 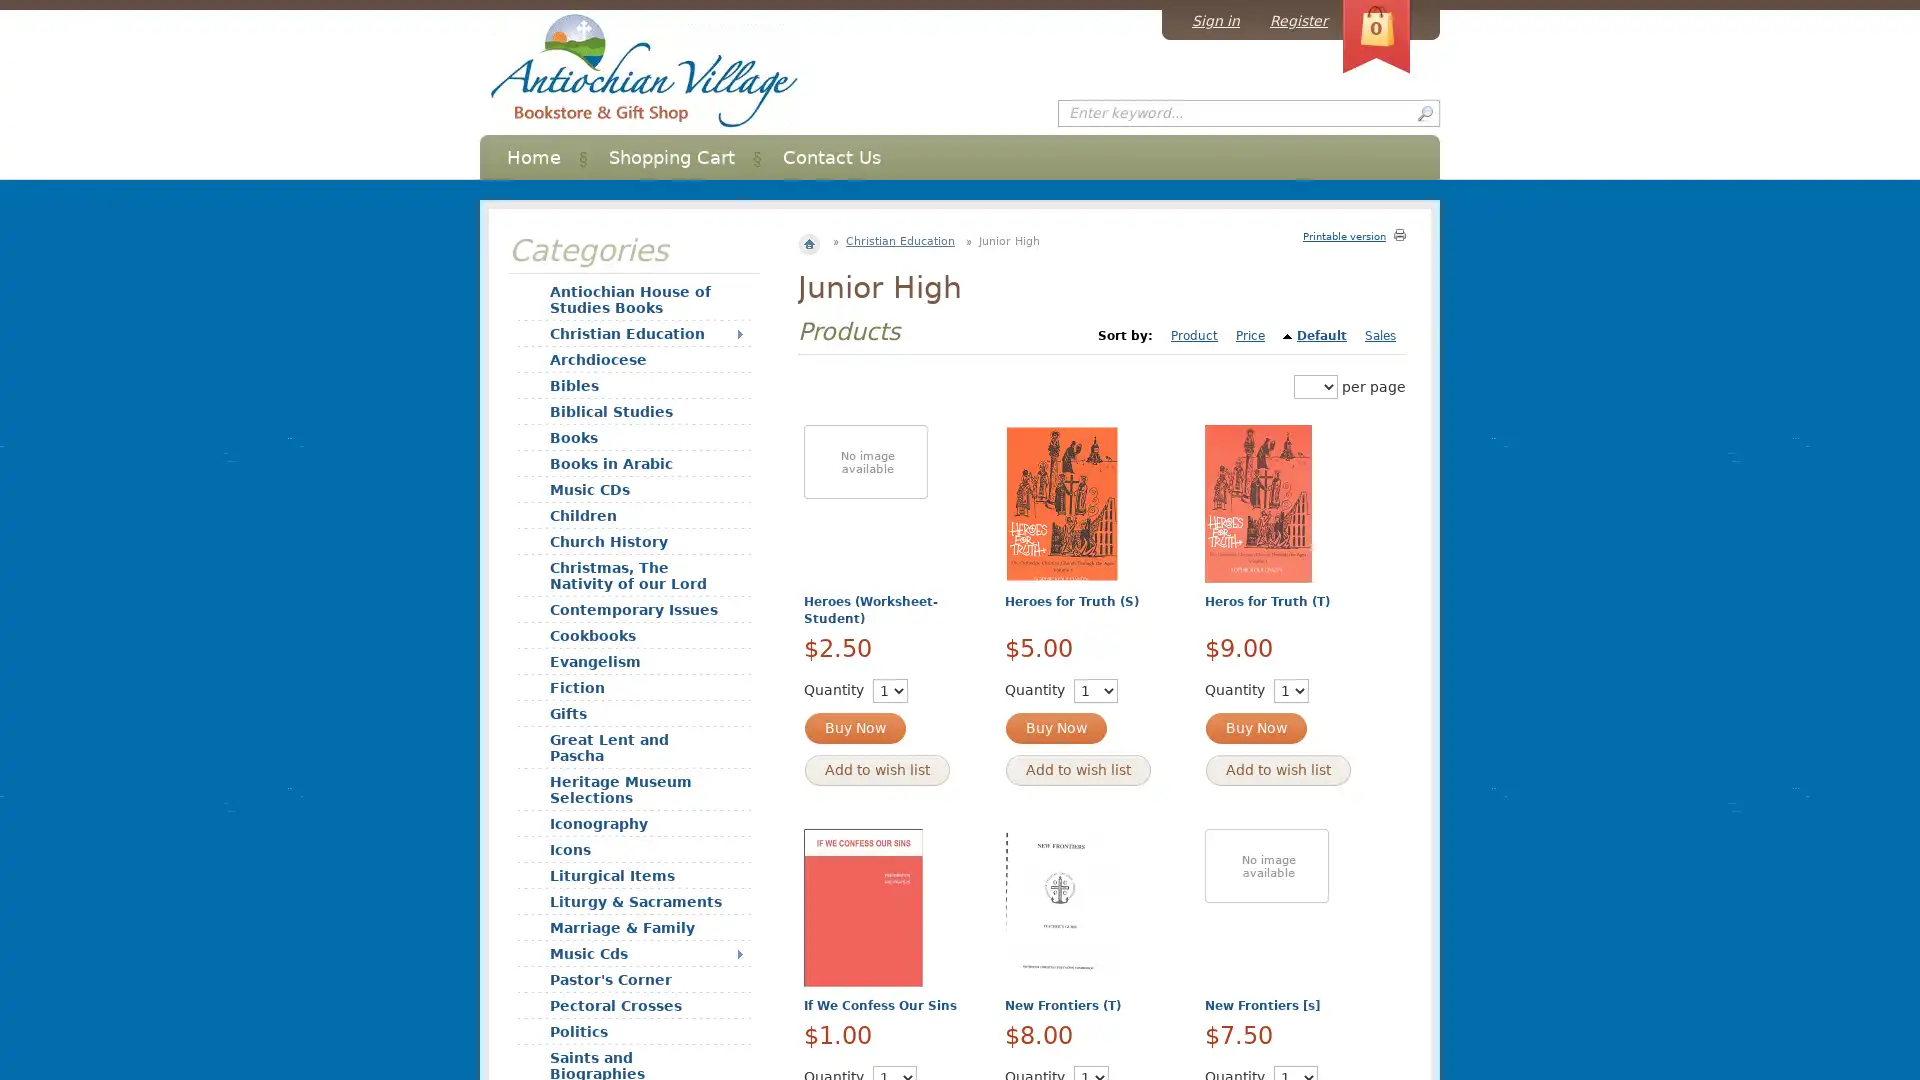 What do you see at coordinates (877, 769) in the screenshot?
I see `Add to wish list` at bounding box center [877, 769].